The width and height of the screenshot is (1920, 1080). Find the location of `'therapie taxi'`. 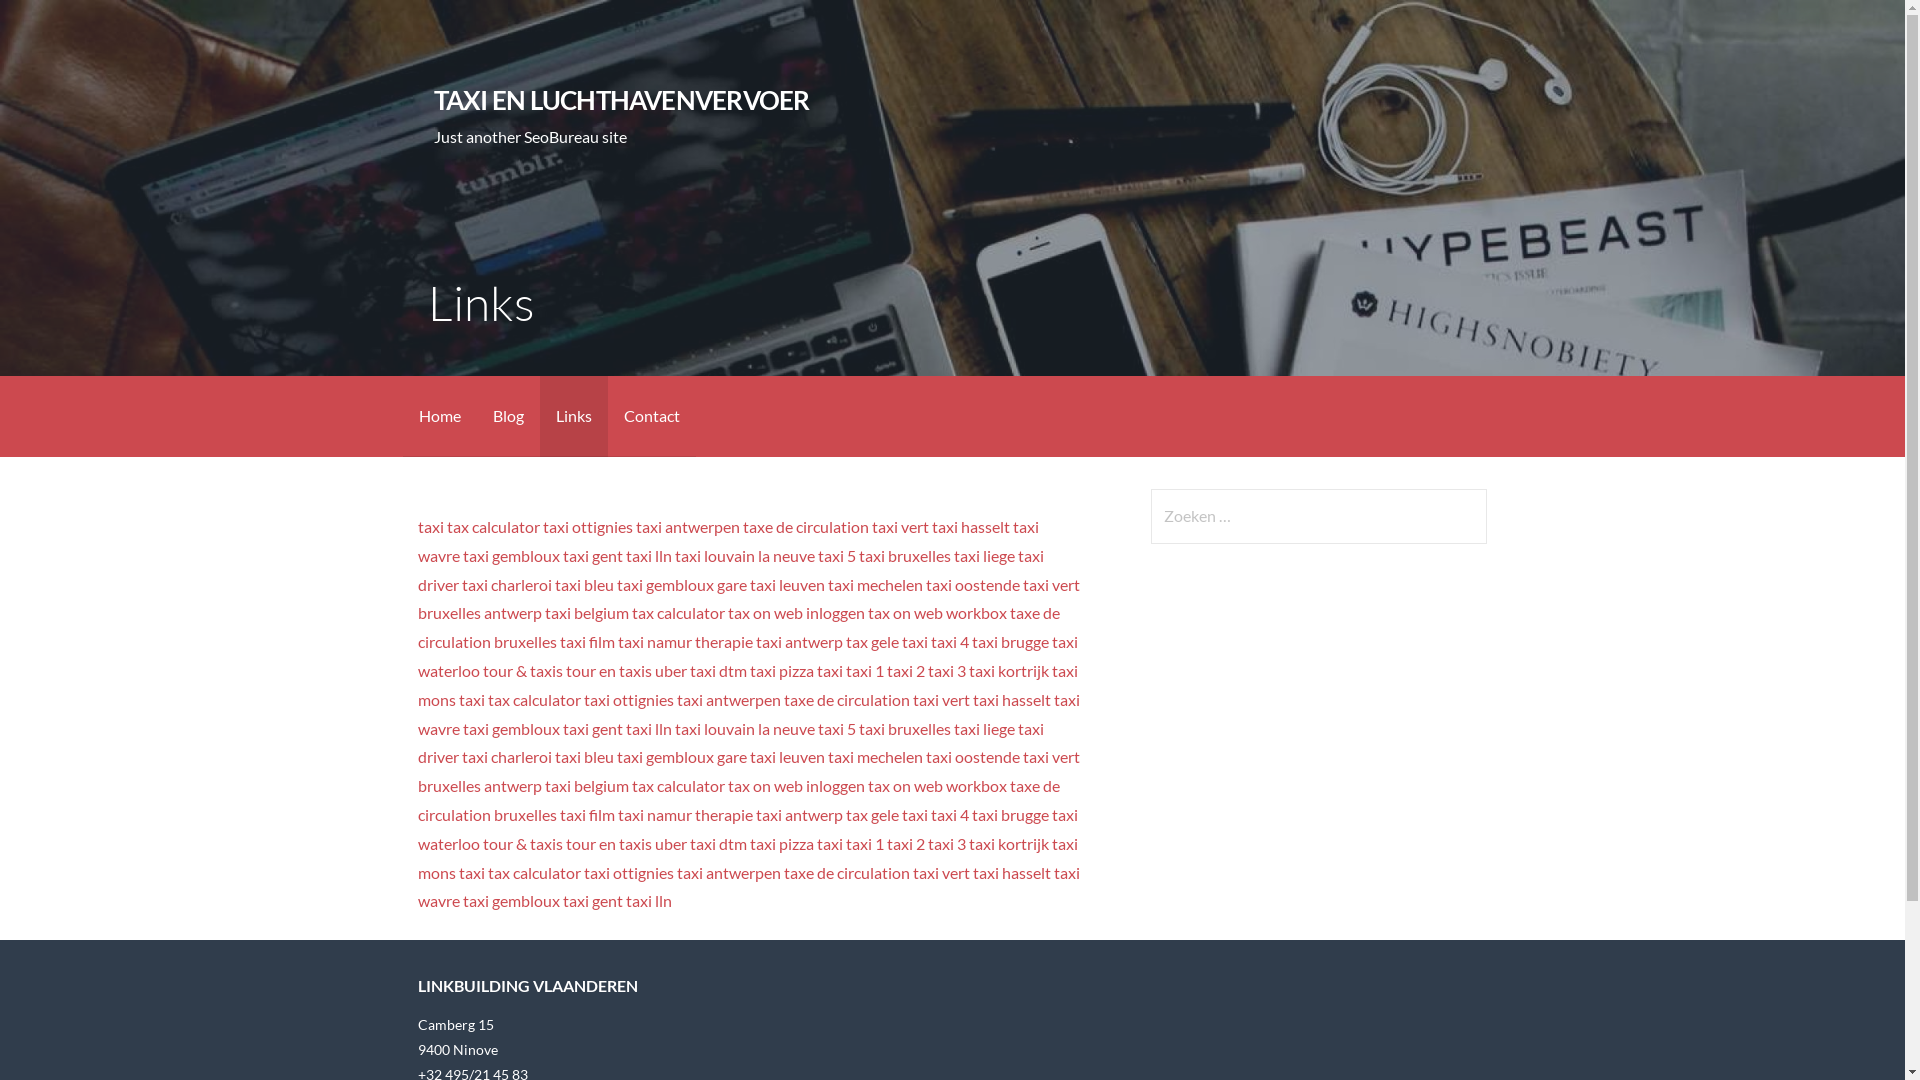

'therapie taxi' is located at coordinates (737, 641).